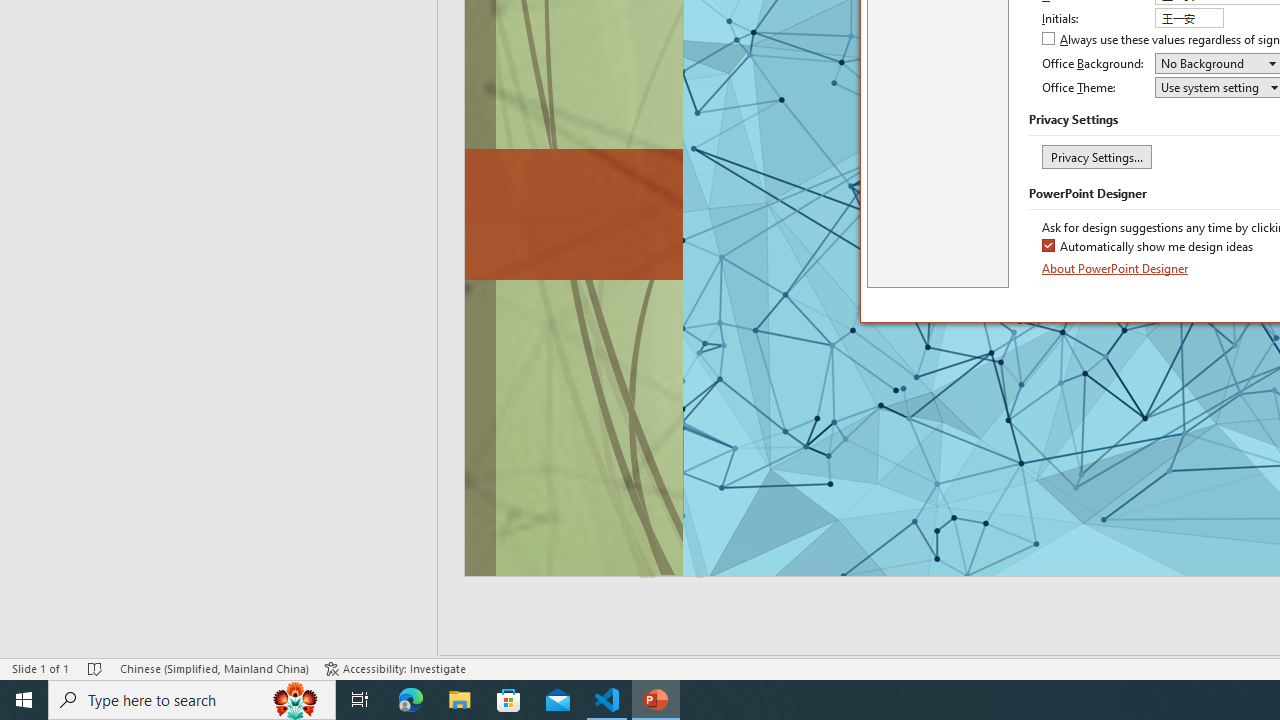  What do you see at coordinates (459, 698) in the screenshot?
I see `'File Explorer'` at bounding box center [459, 698].